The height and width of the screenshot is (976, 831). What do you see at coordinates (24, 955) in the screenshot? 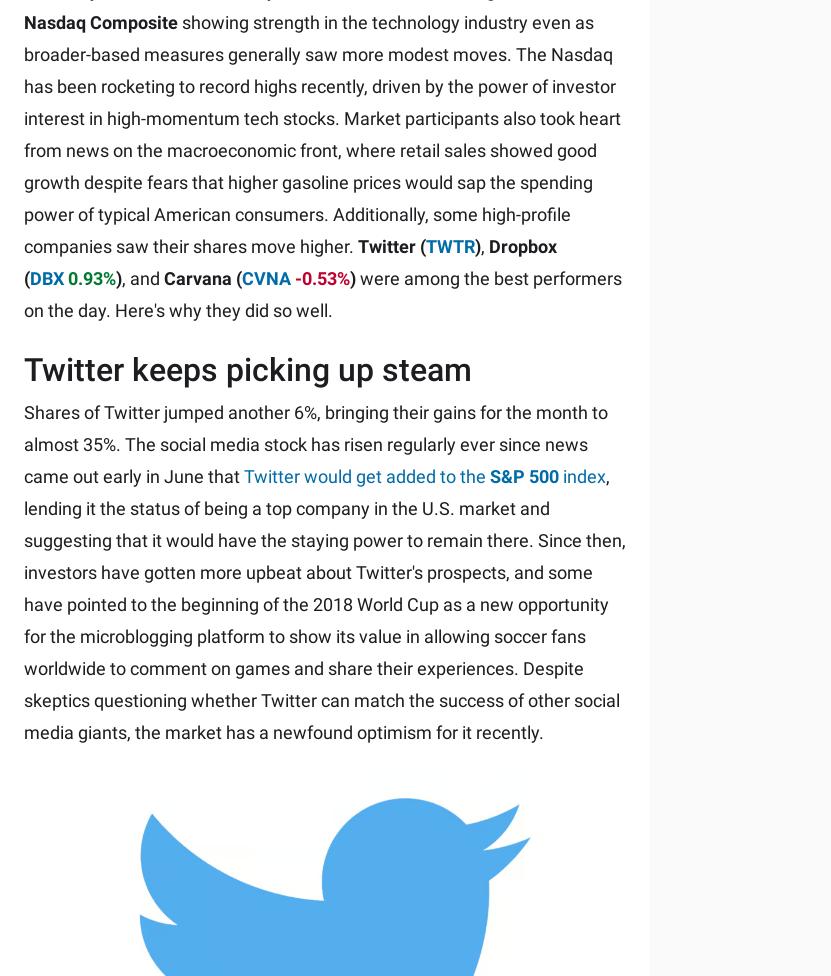
I see `'Accessibility Policy'` at bounding box center [24, 955].